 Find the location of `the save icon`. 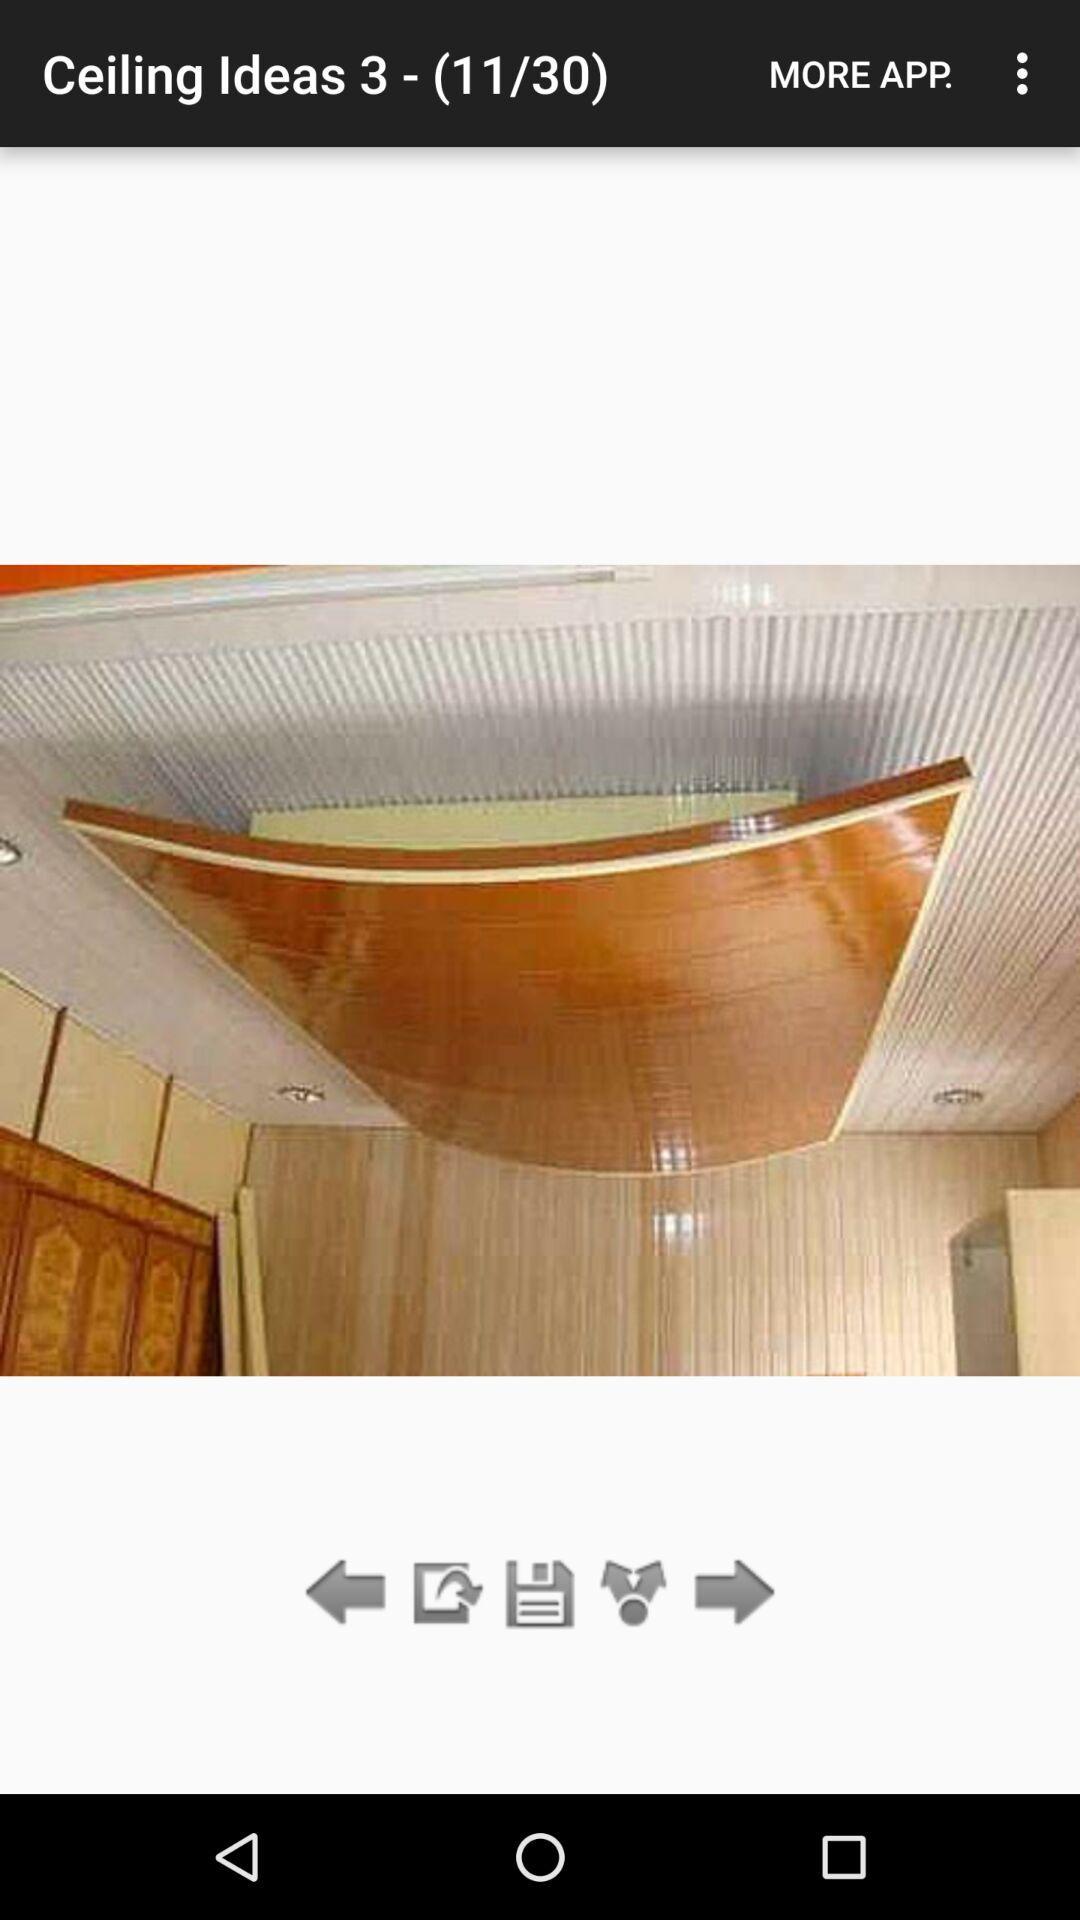

the save icon is located at coordinates (540, 1593).